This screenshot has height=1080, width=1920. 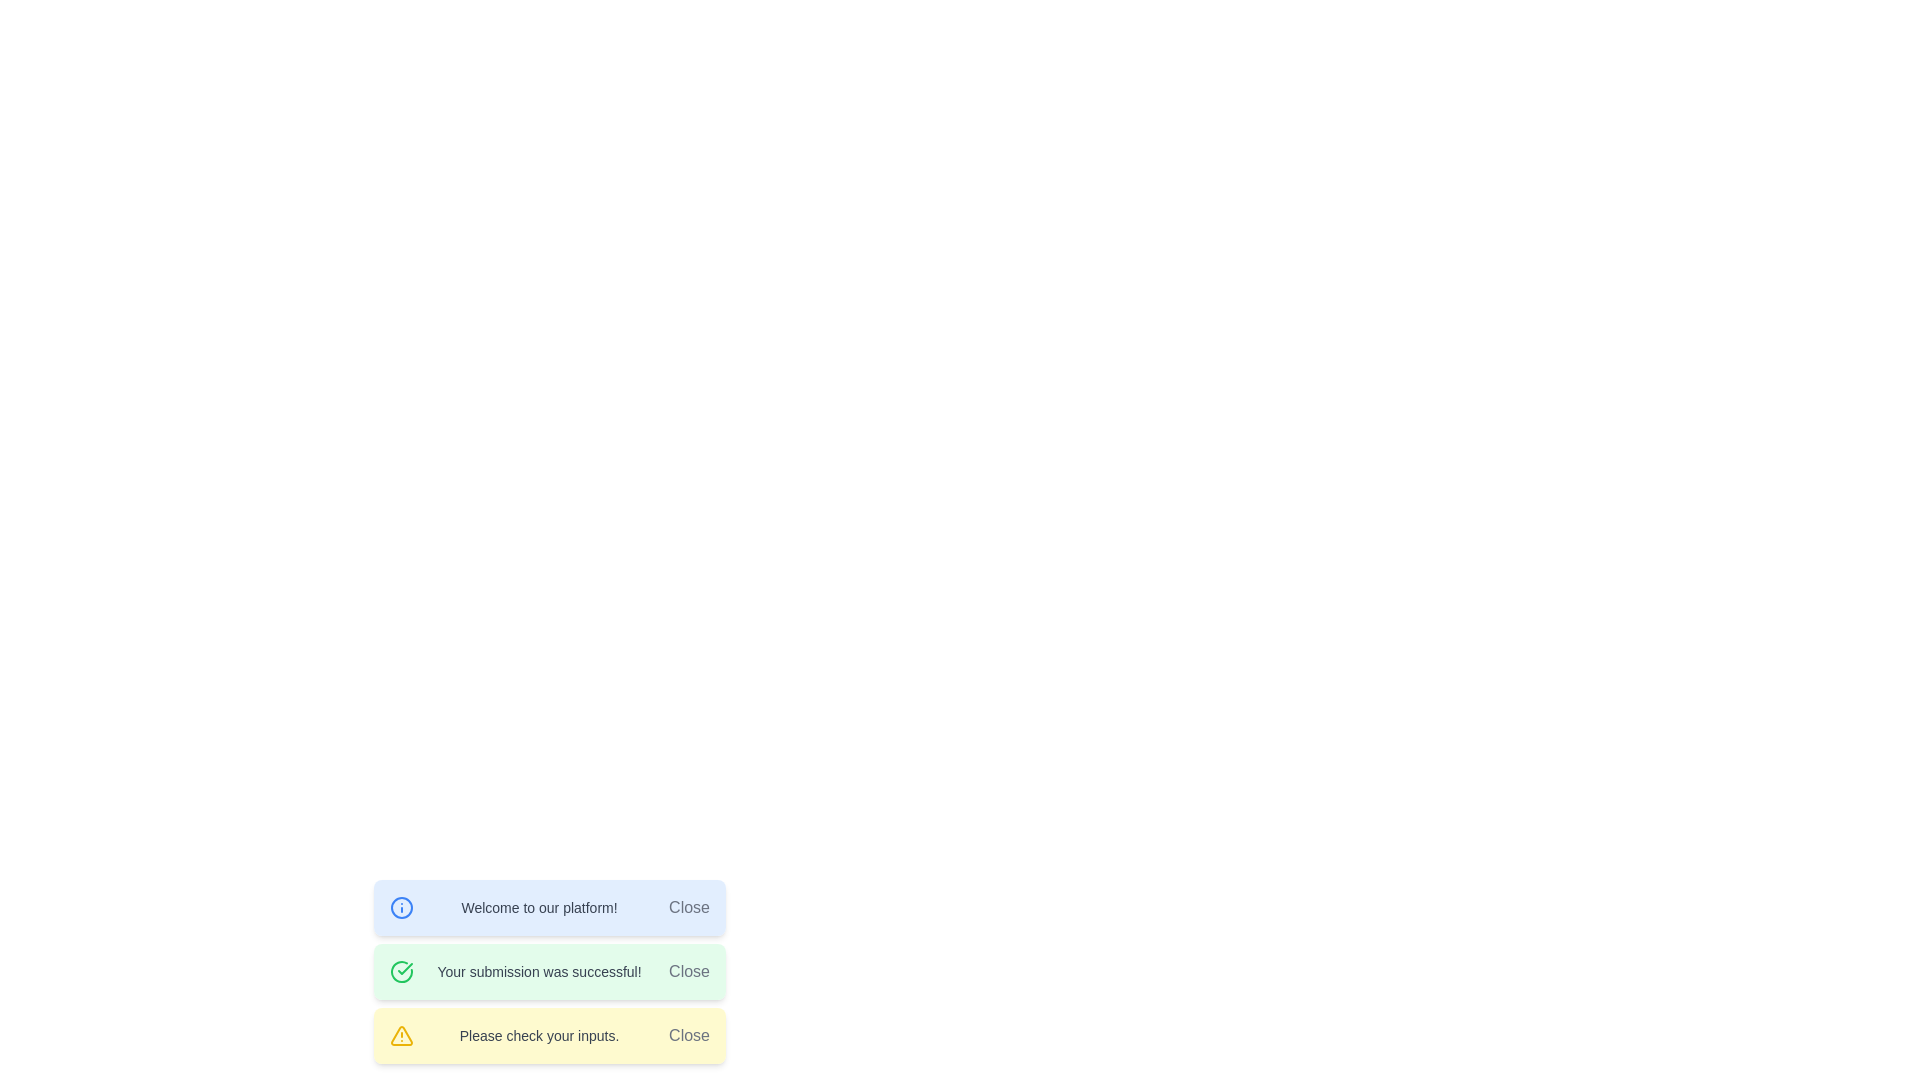 I want to click on the 'Close' button on the yellow notification box that contains the message 'Please check your inputs.', so click(x=550, y=1035).